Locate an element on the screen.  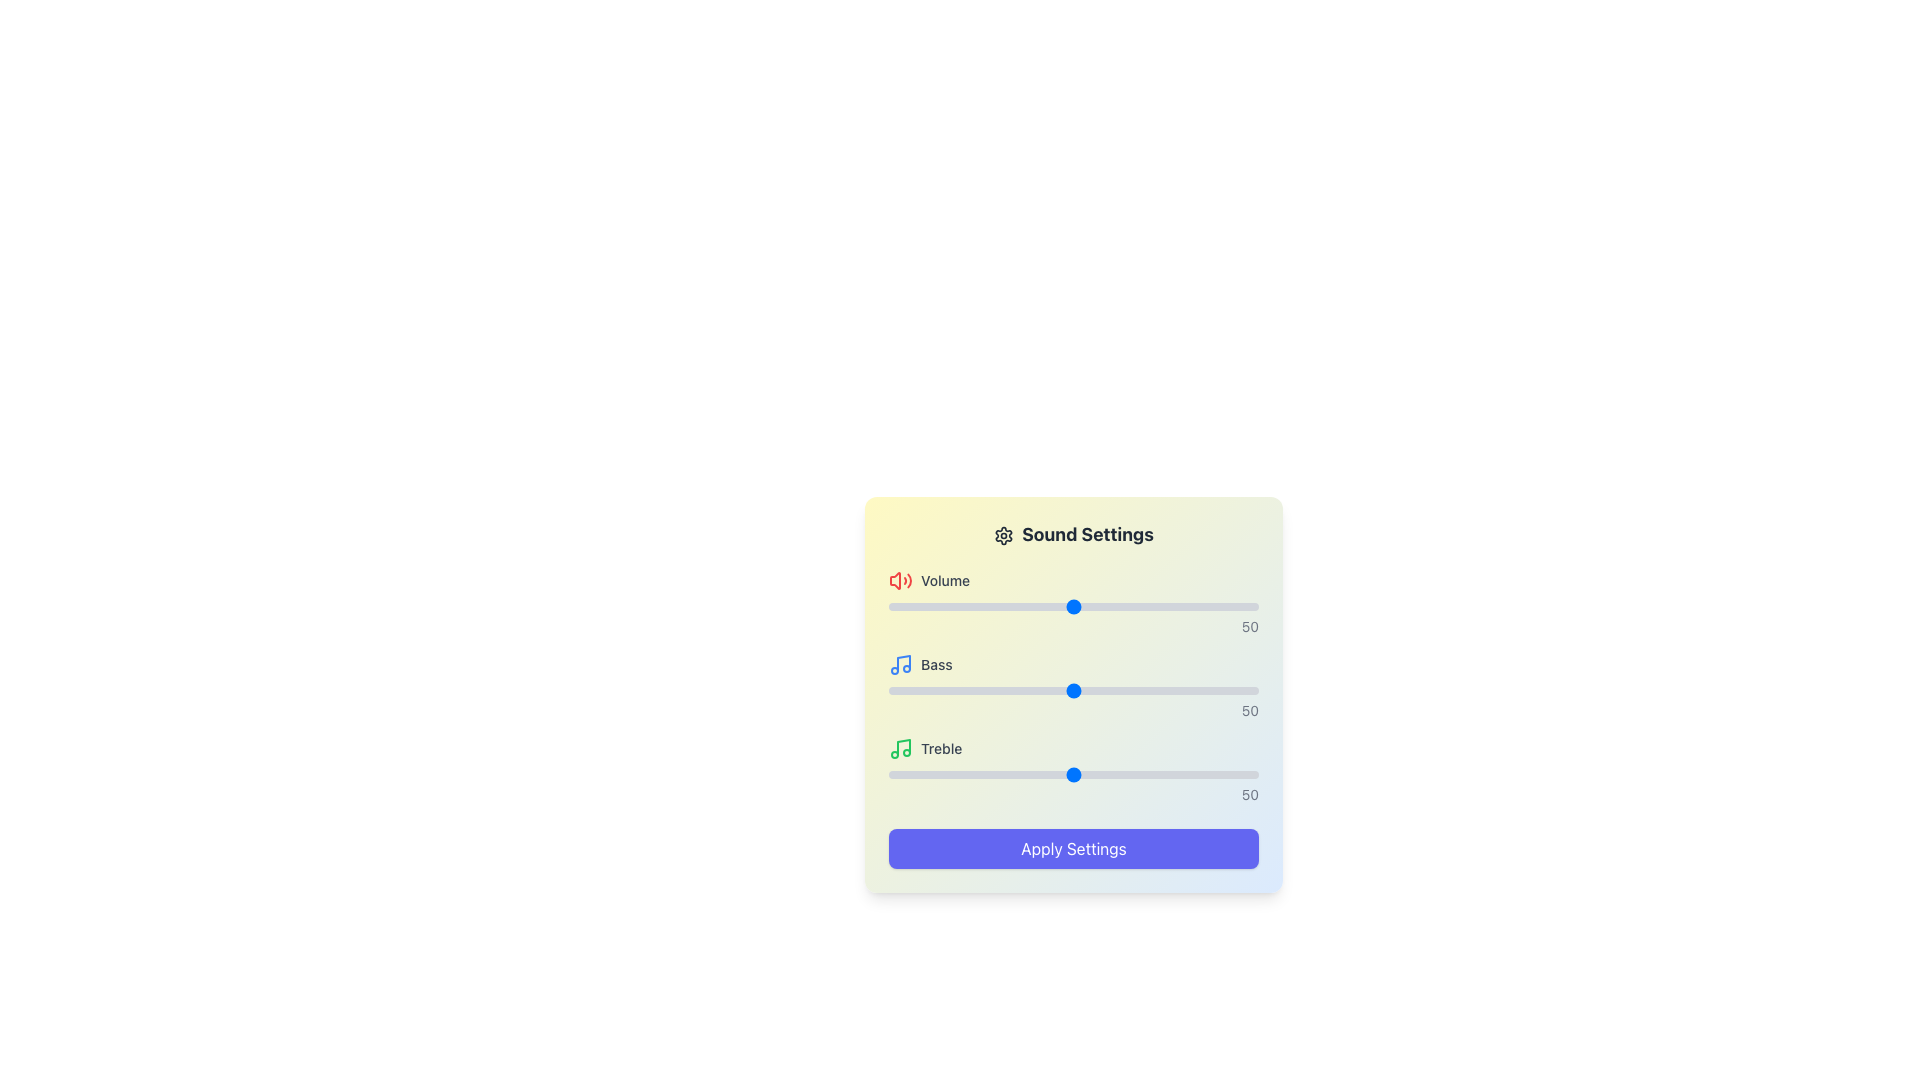
treble is located at coordinates (1209, 774).